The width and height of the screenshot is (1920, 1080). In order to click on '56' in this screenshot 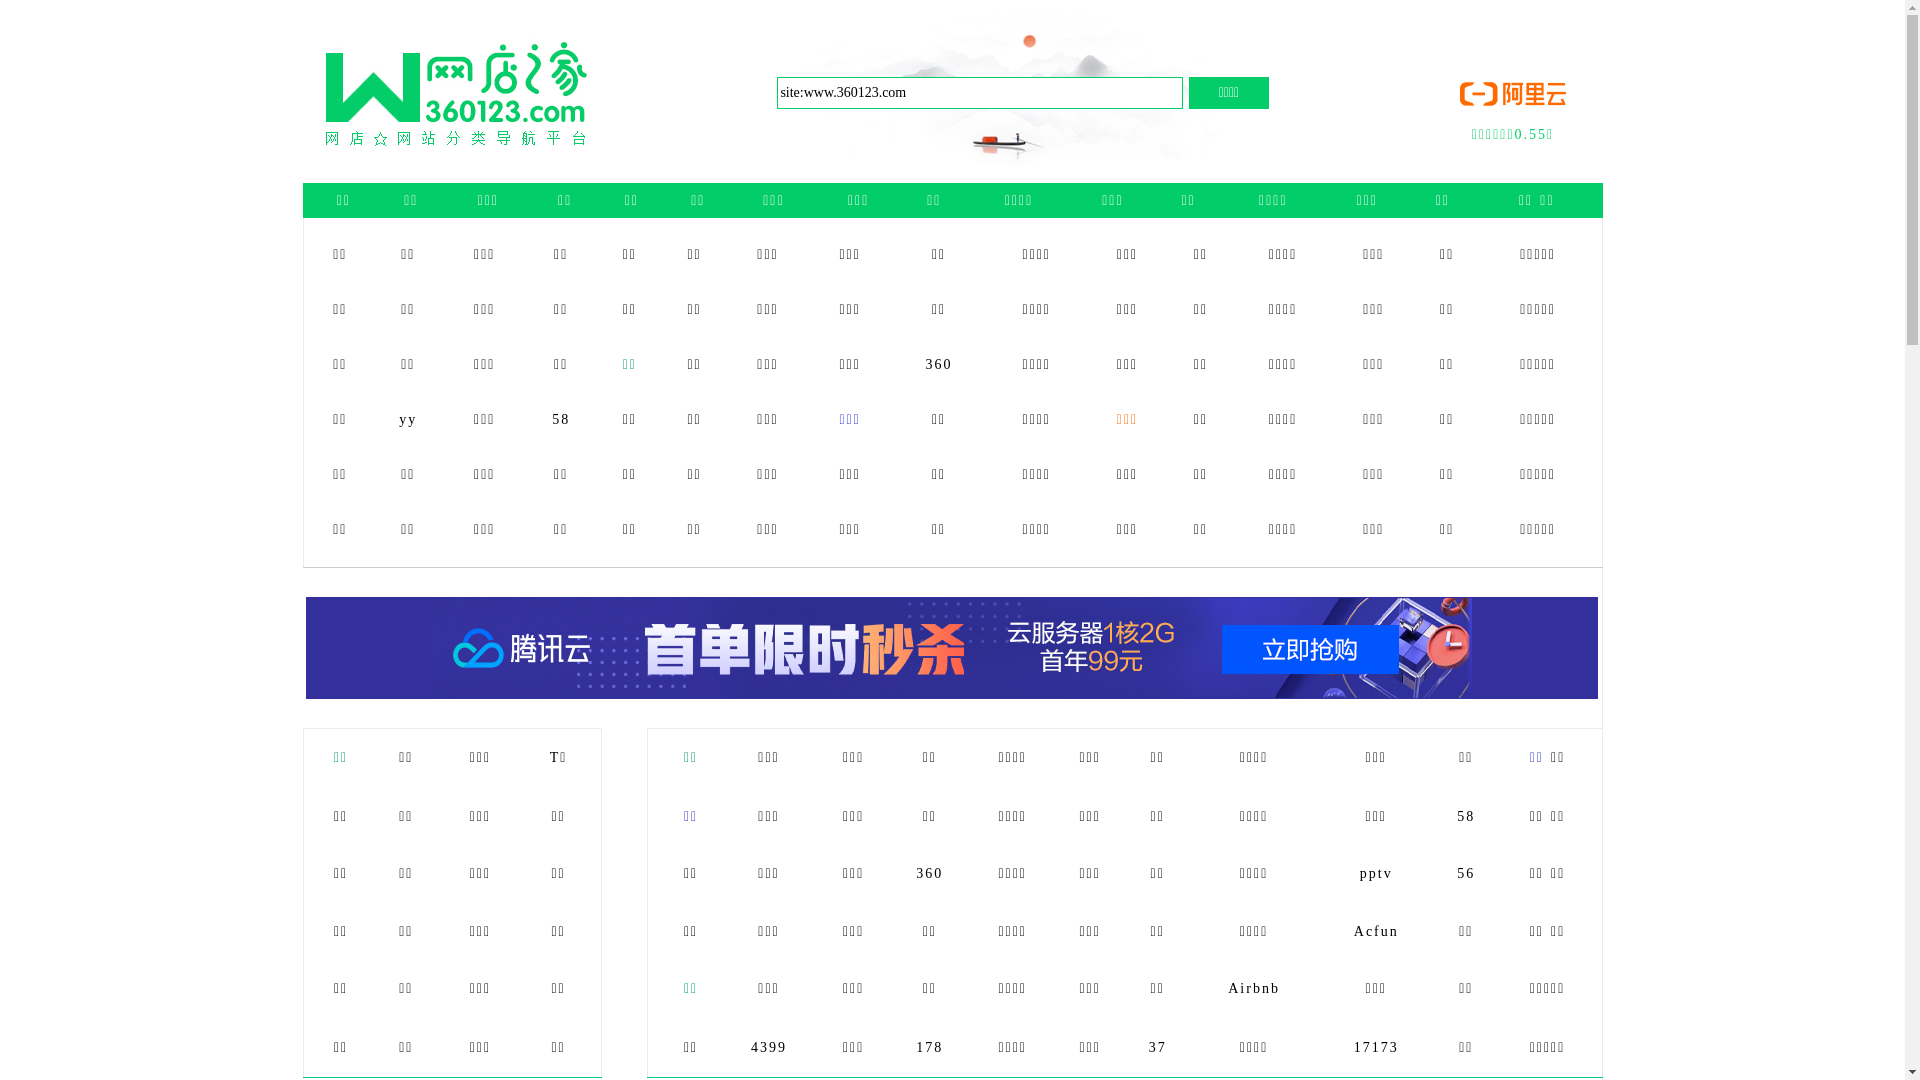, I will do `click(1457, 872)`.